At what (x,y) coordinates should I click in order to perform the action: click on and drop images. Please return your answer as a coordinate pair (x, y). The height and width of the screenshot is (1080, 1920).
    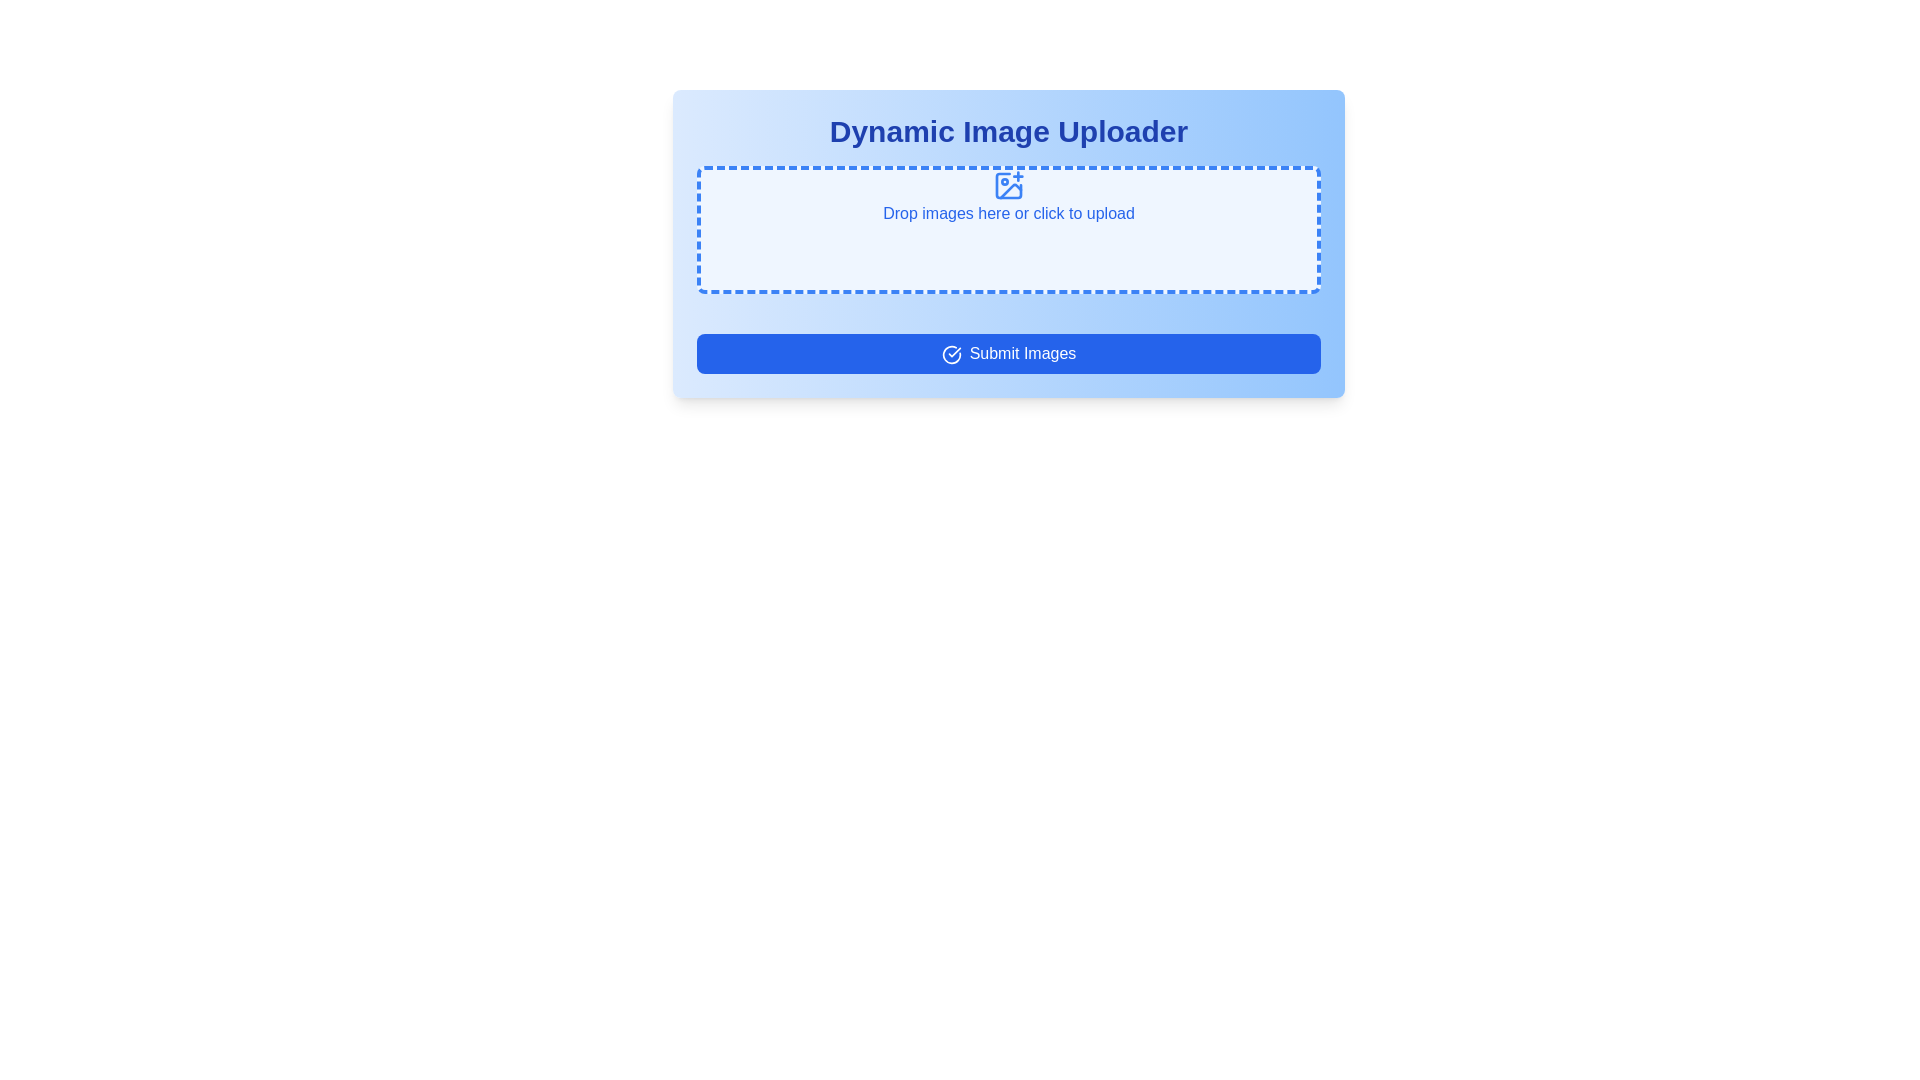
    Looking at the image, I should click on (1008, 229).